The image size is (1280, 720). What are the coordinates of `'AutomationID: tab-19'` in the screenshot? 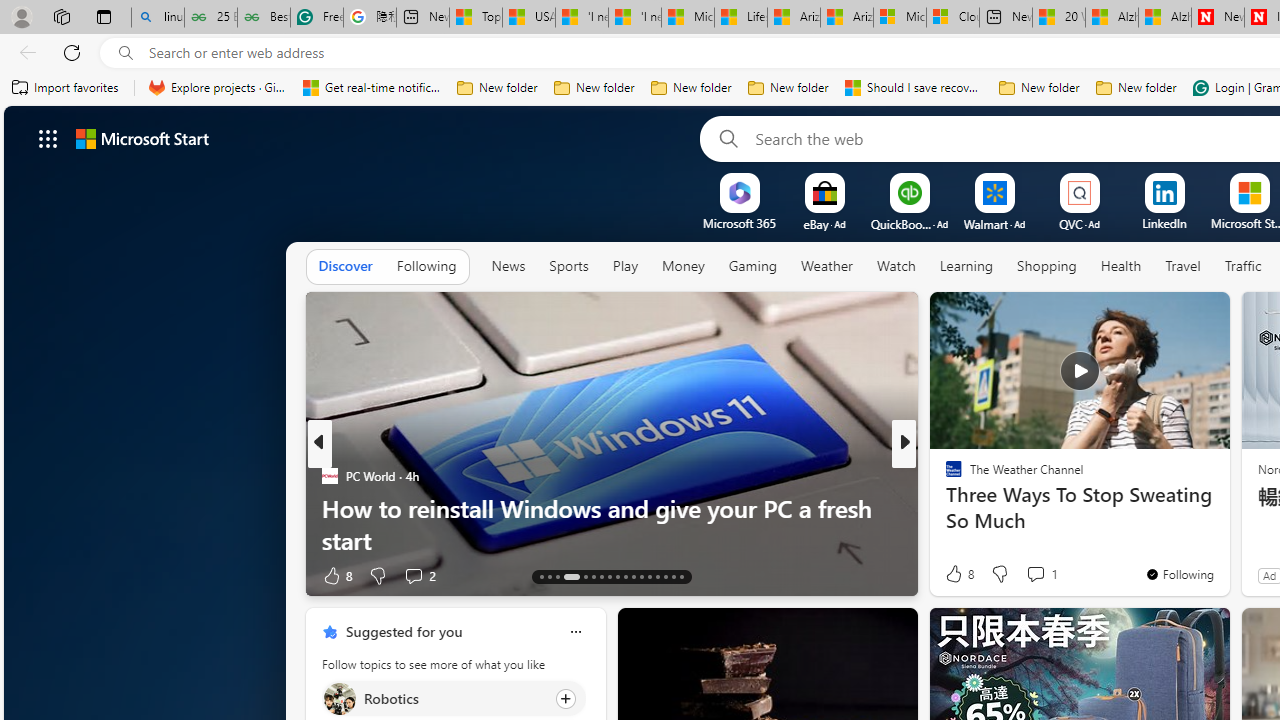 It's located at (599, 577).